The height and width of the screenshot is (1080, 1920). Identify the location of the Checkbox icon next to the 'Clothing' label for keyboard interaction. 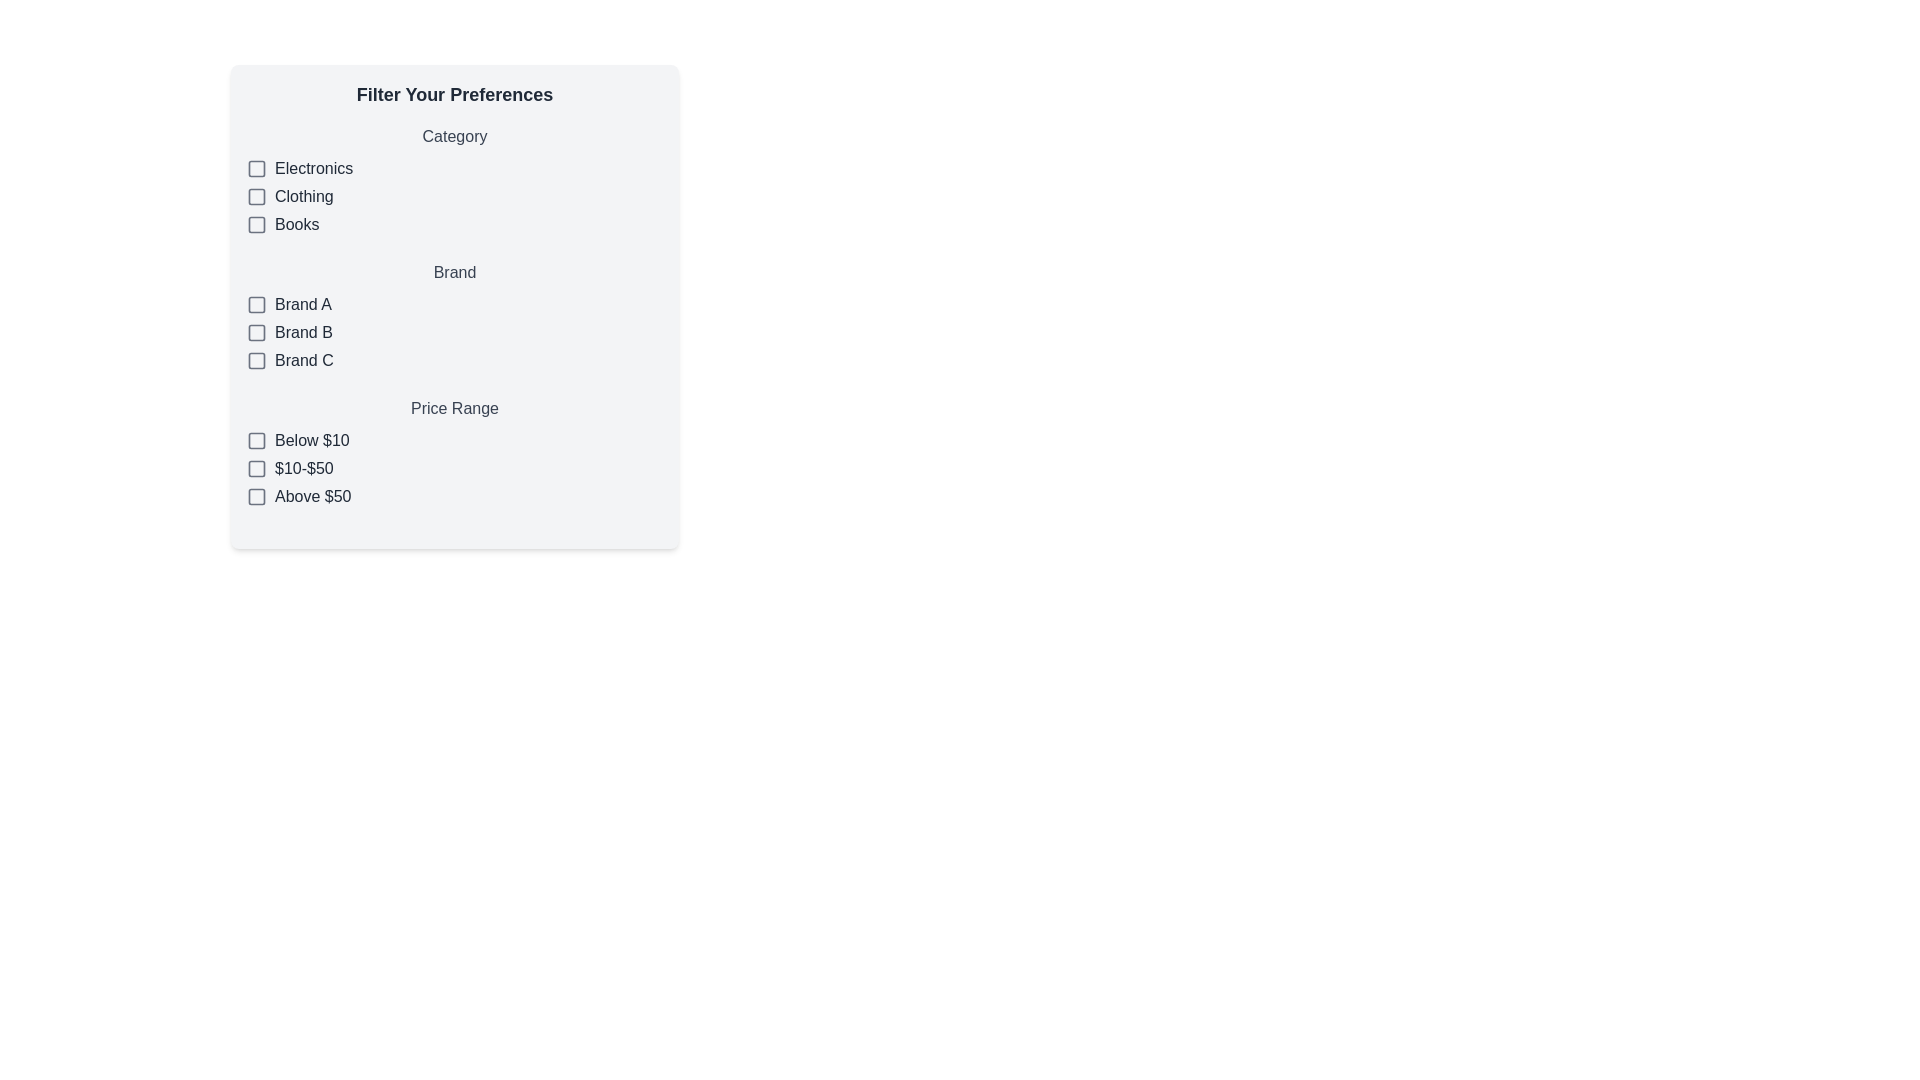
(256, 196).